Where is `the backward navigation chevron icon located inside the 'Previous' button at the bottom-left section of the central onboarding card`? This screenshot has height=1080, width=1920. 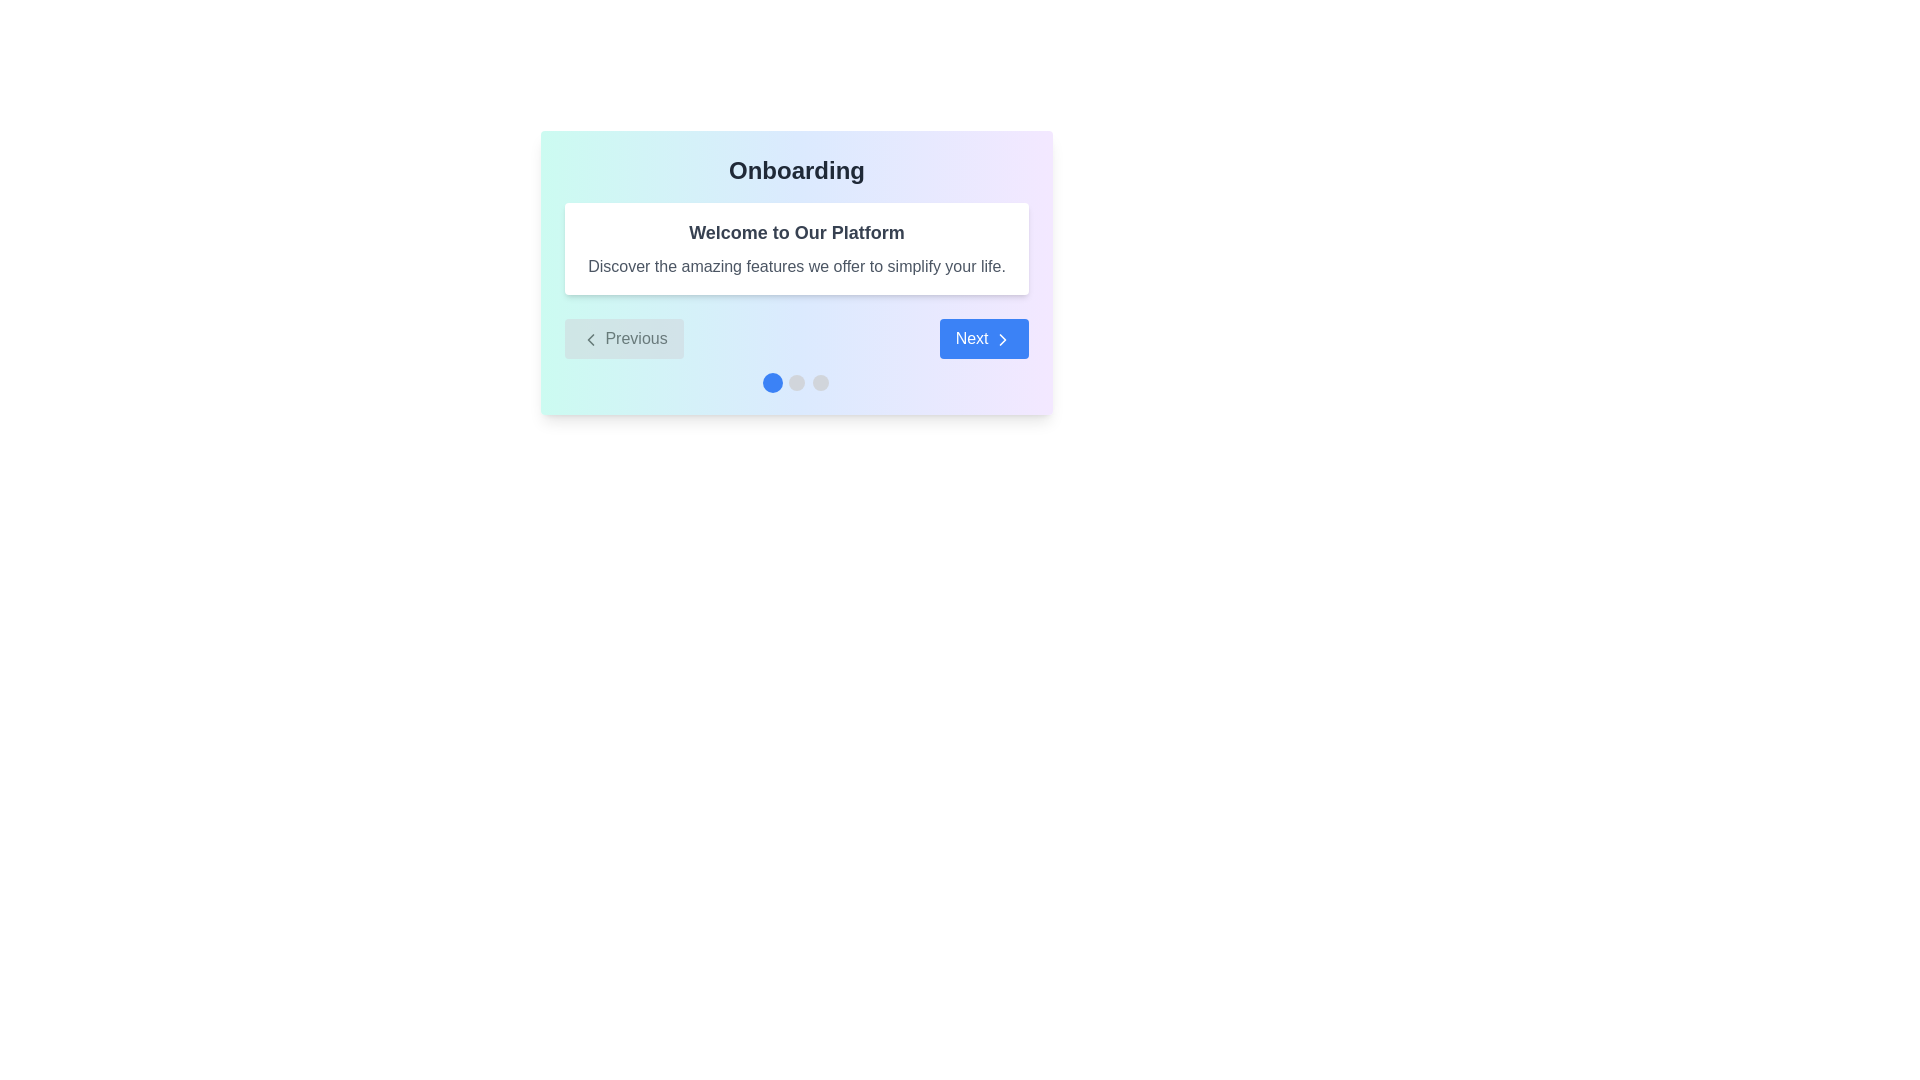 the backward navigation chevron icon located inside the 'Previous' button at the bottom-left section of the central onboarding card is located at coordinates (589, 338).